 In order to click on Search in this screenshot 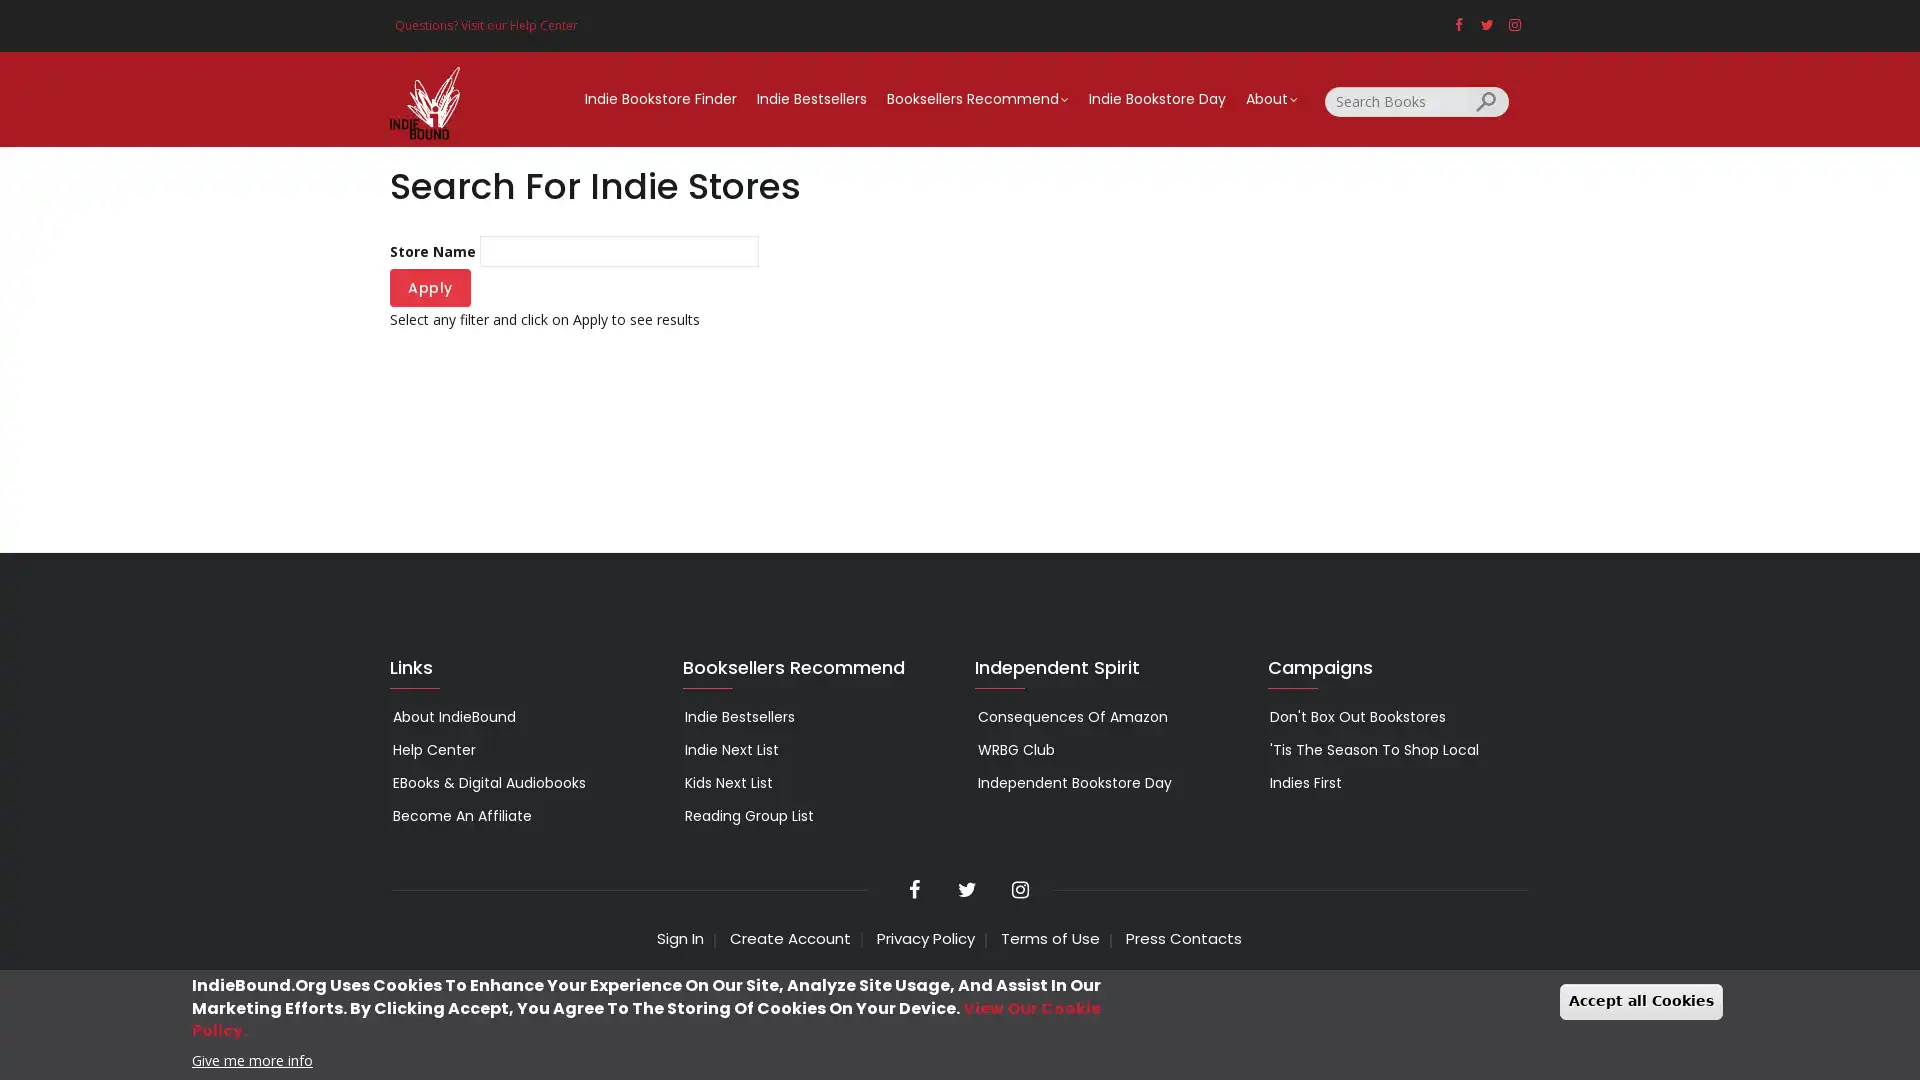, I will do `click(1488, 100)`.